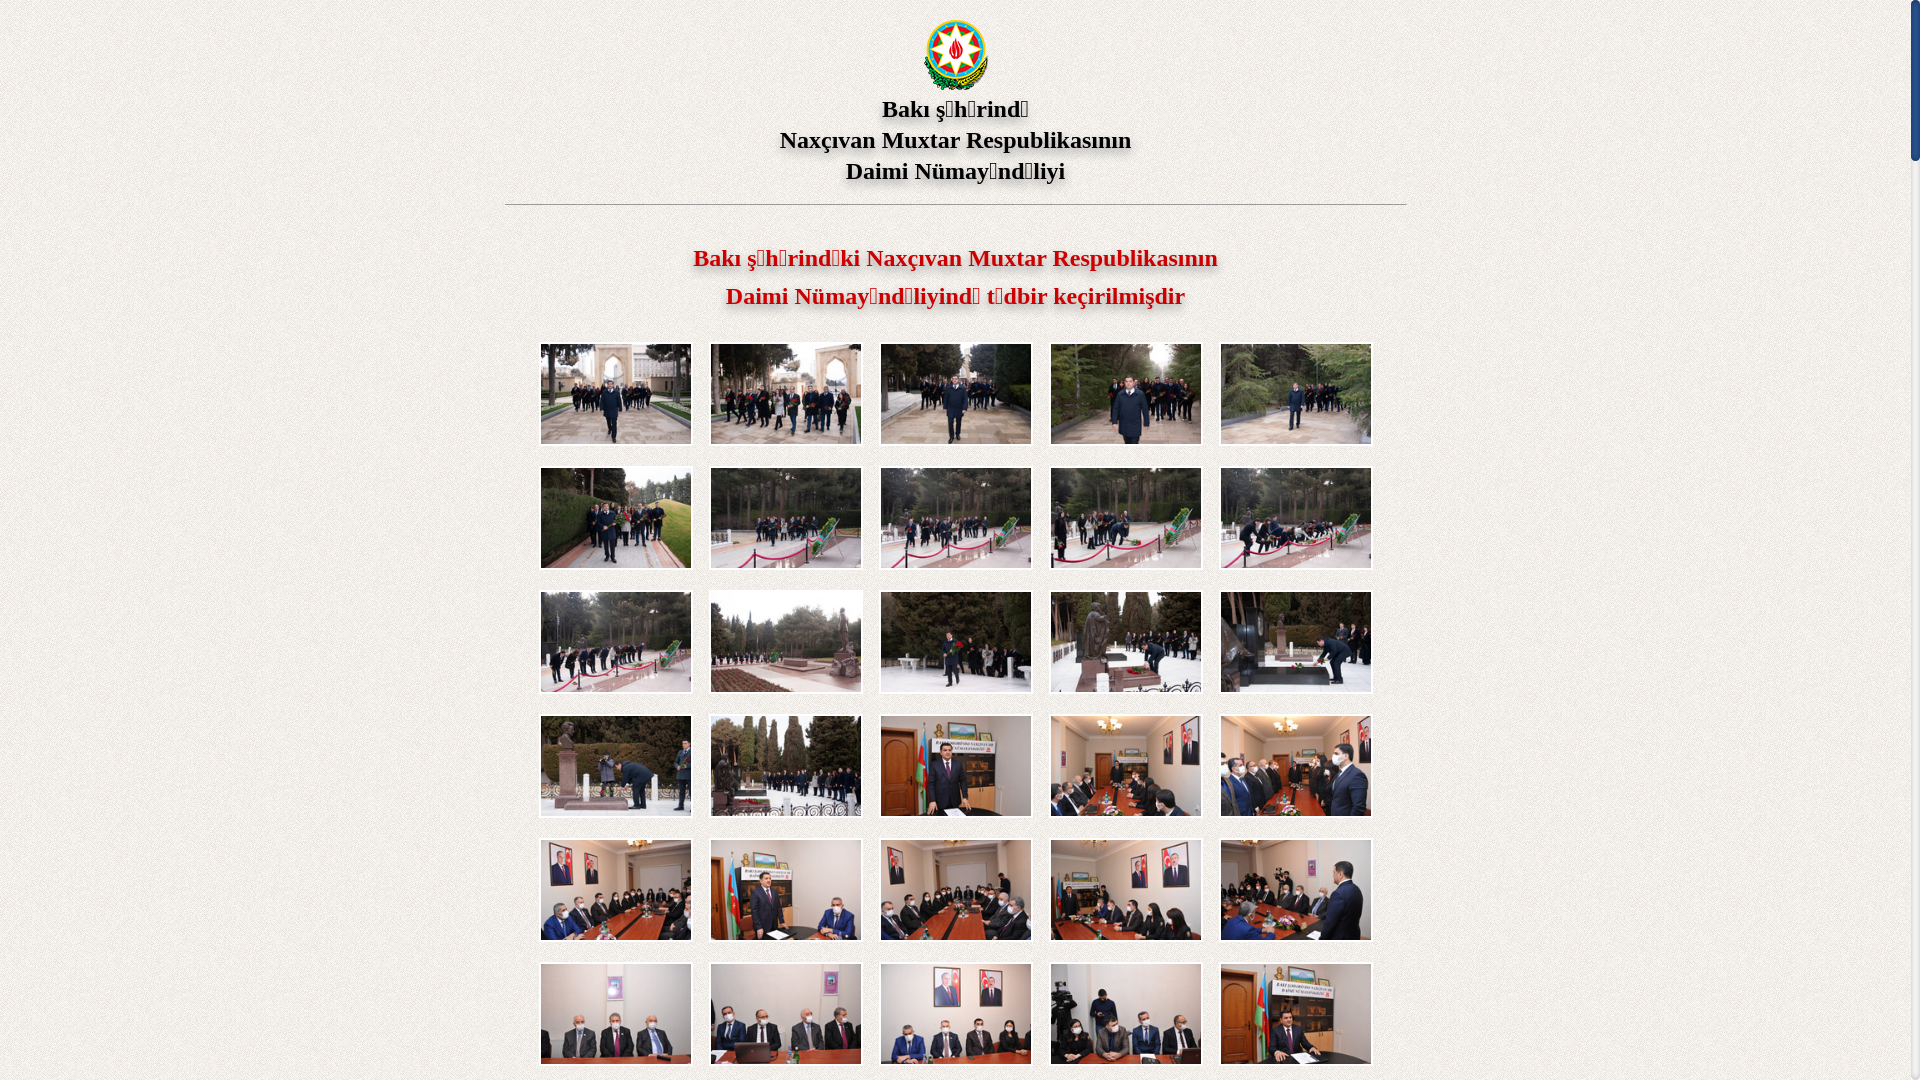  I want to click on 'Click to enlarge', so click(1124, 765).